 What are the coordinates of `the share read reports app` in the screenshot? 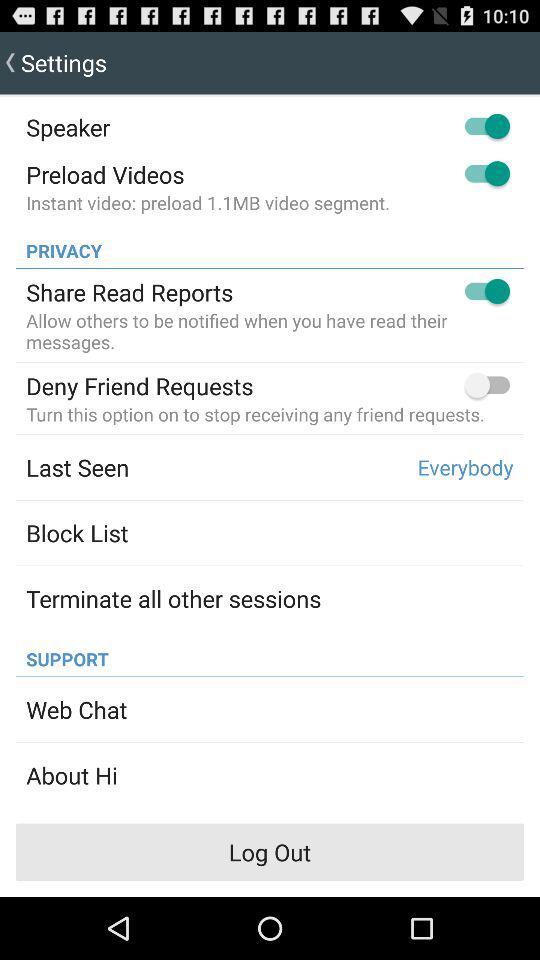 It's located at (129, 291).